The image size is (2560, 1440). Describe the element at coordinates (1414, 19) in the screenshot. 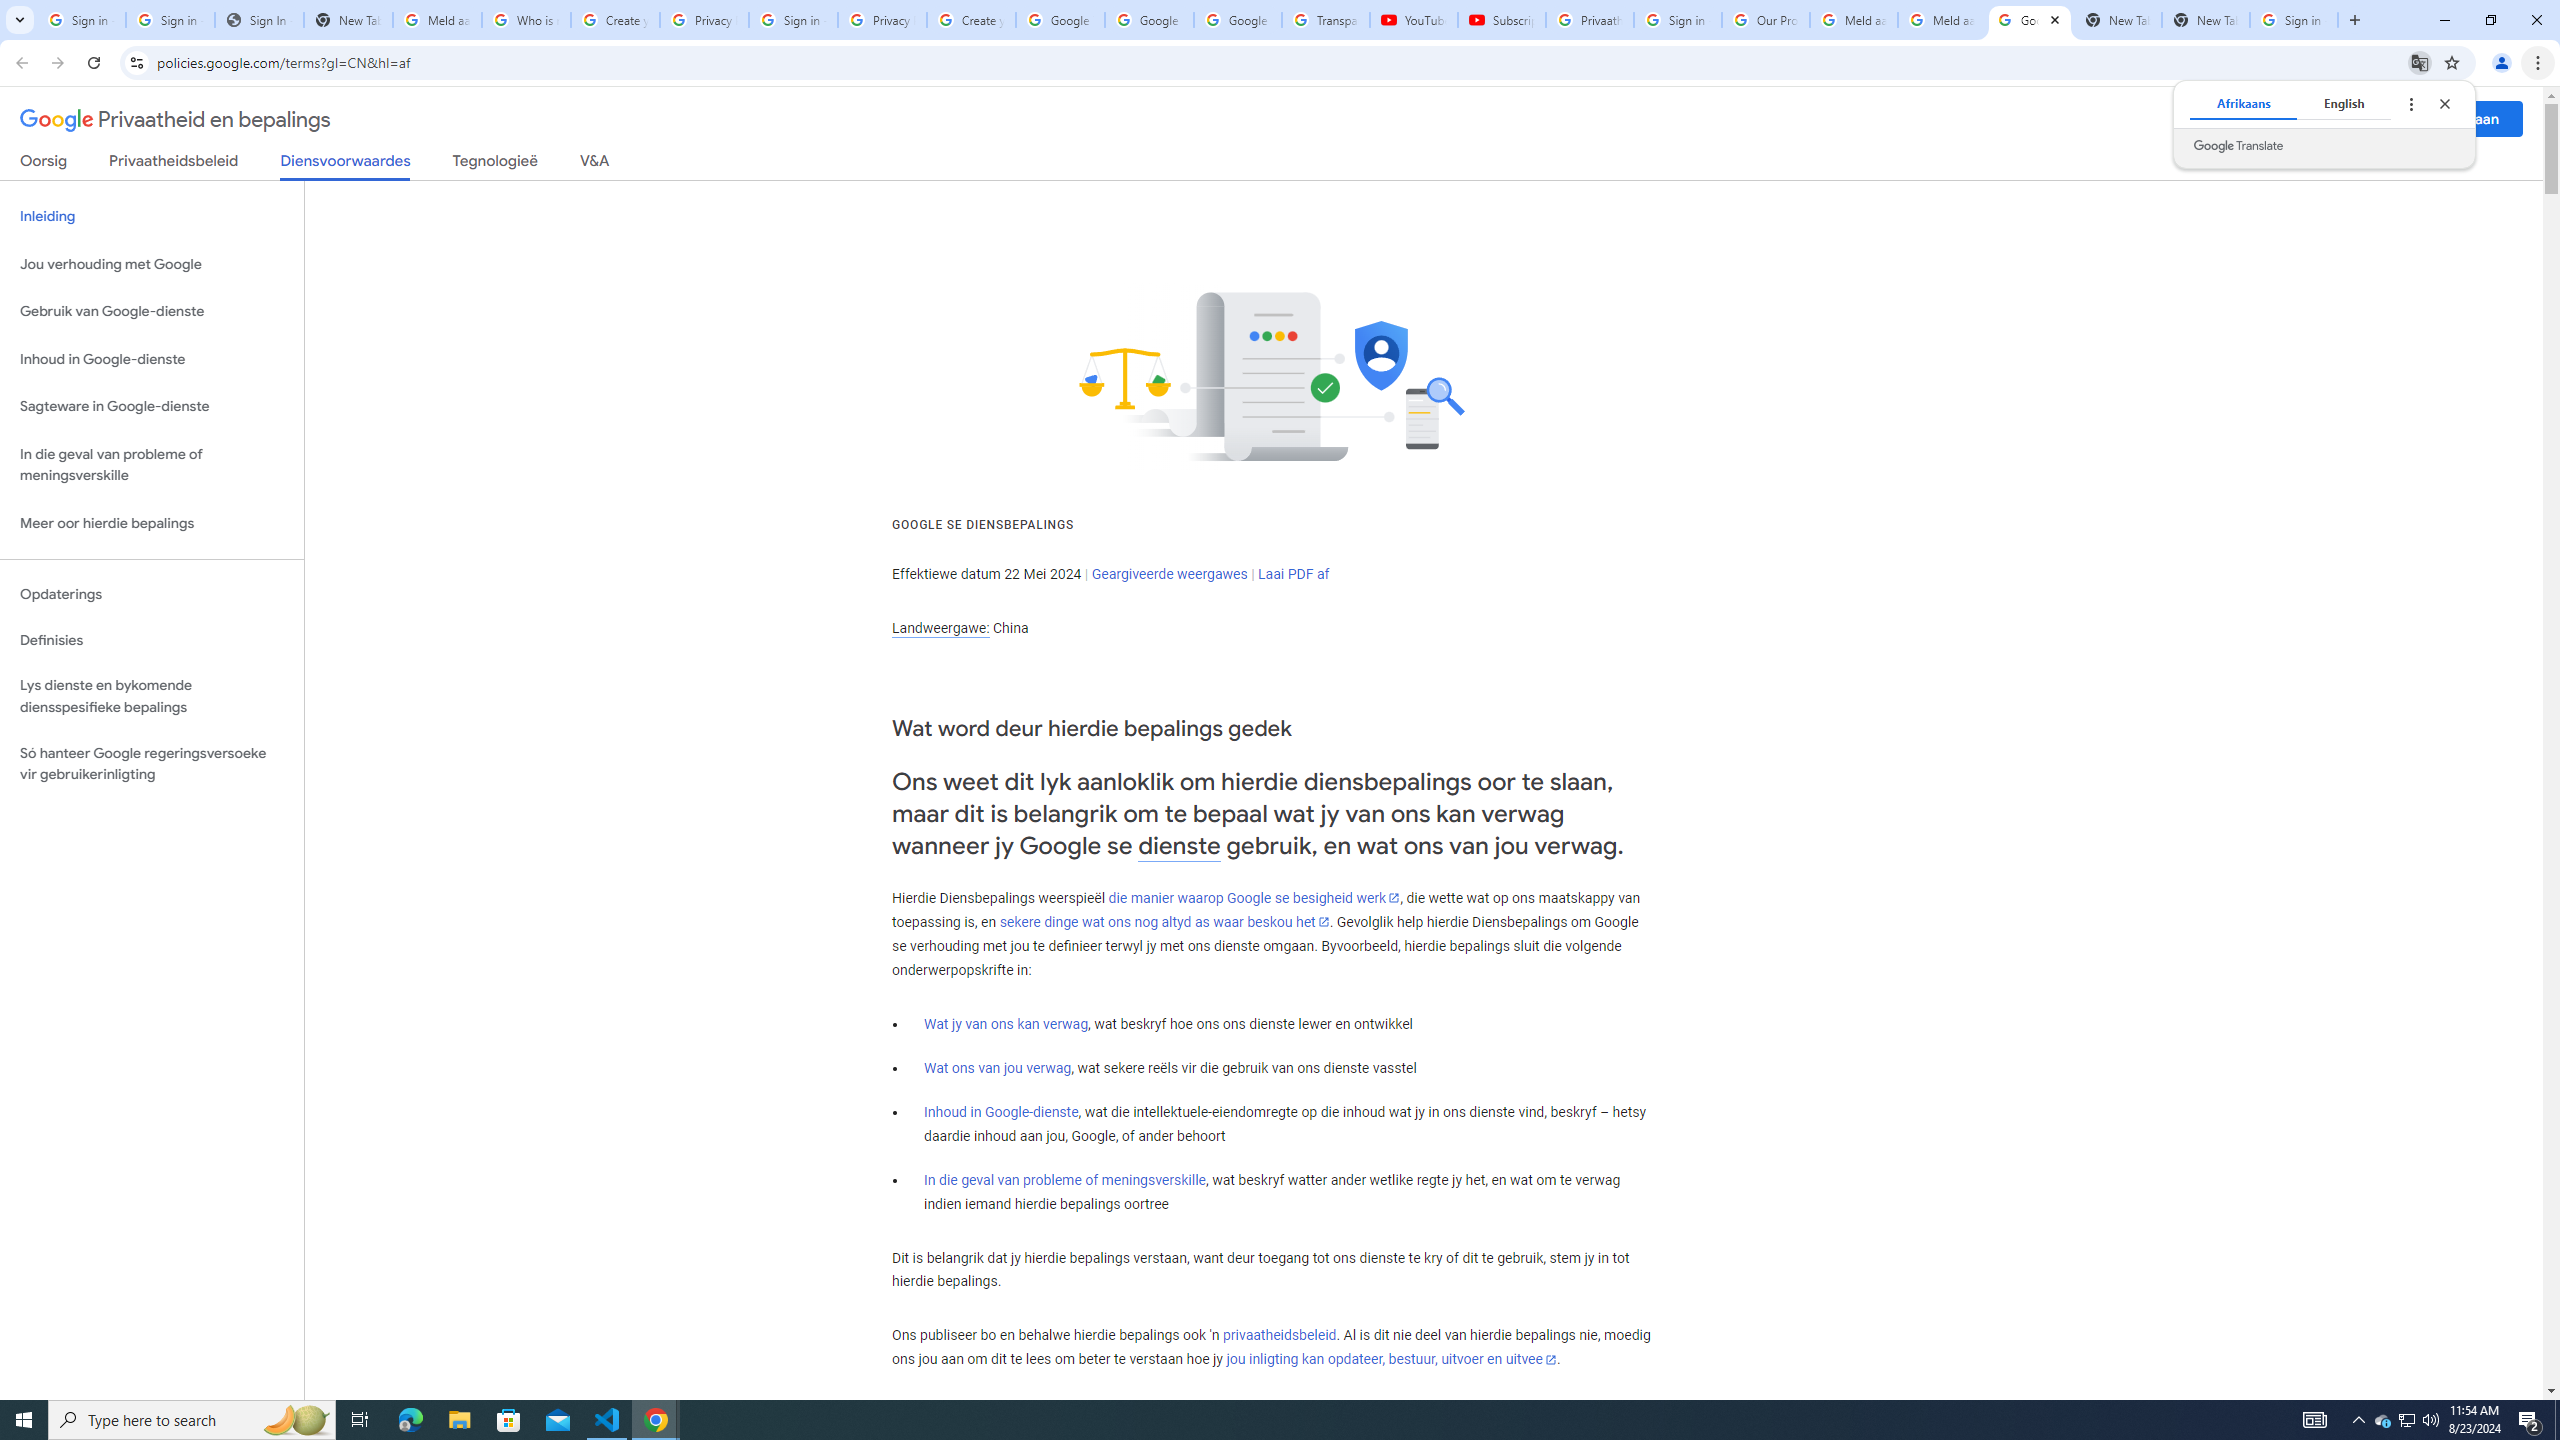

I see `'YouTube'` at that location.